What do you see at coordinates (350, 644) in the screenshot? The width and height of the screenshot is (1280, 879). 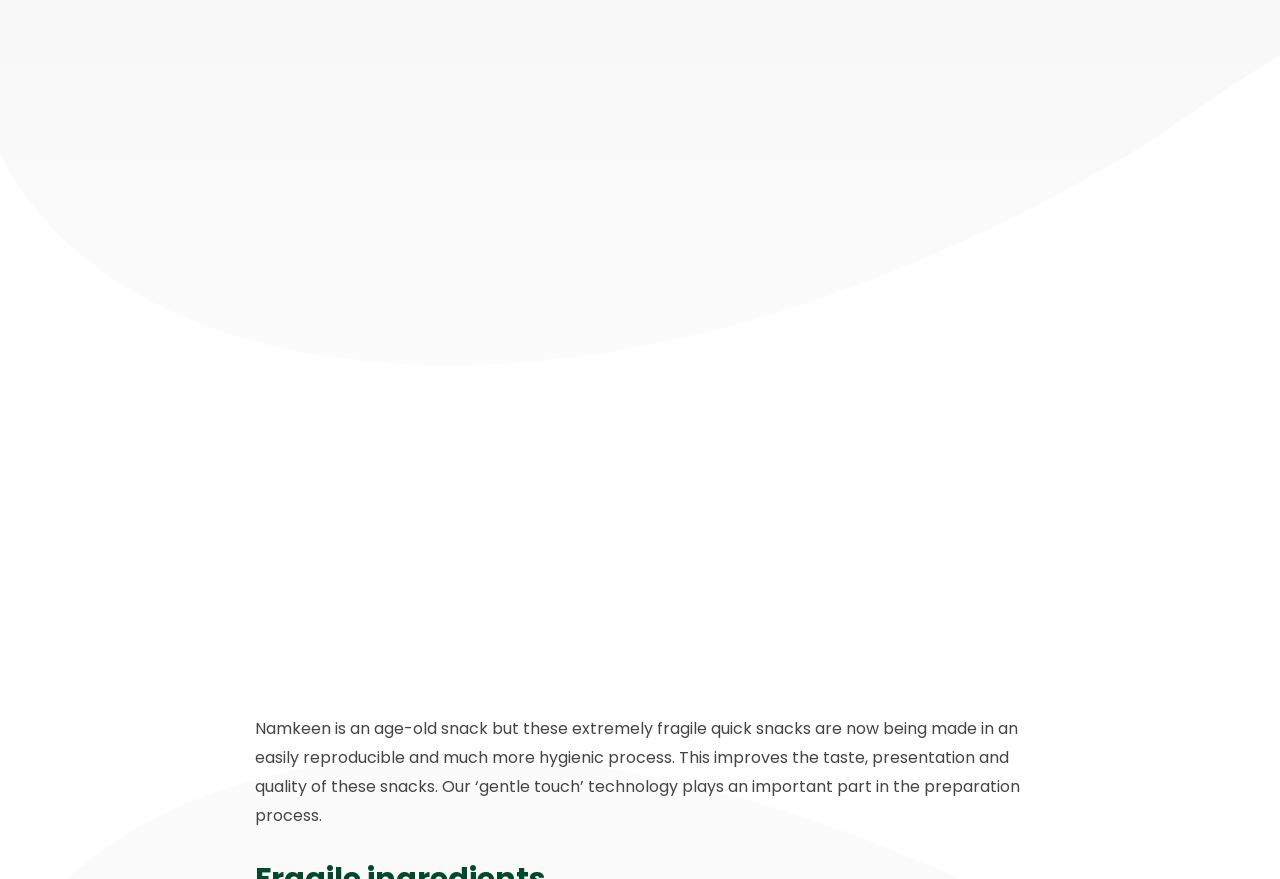 I see `'Lindor'` at bounding box center [350, 644].